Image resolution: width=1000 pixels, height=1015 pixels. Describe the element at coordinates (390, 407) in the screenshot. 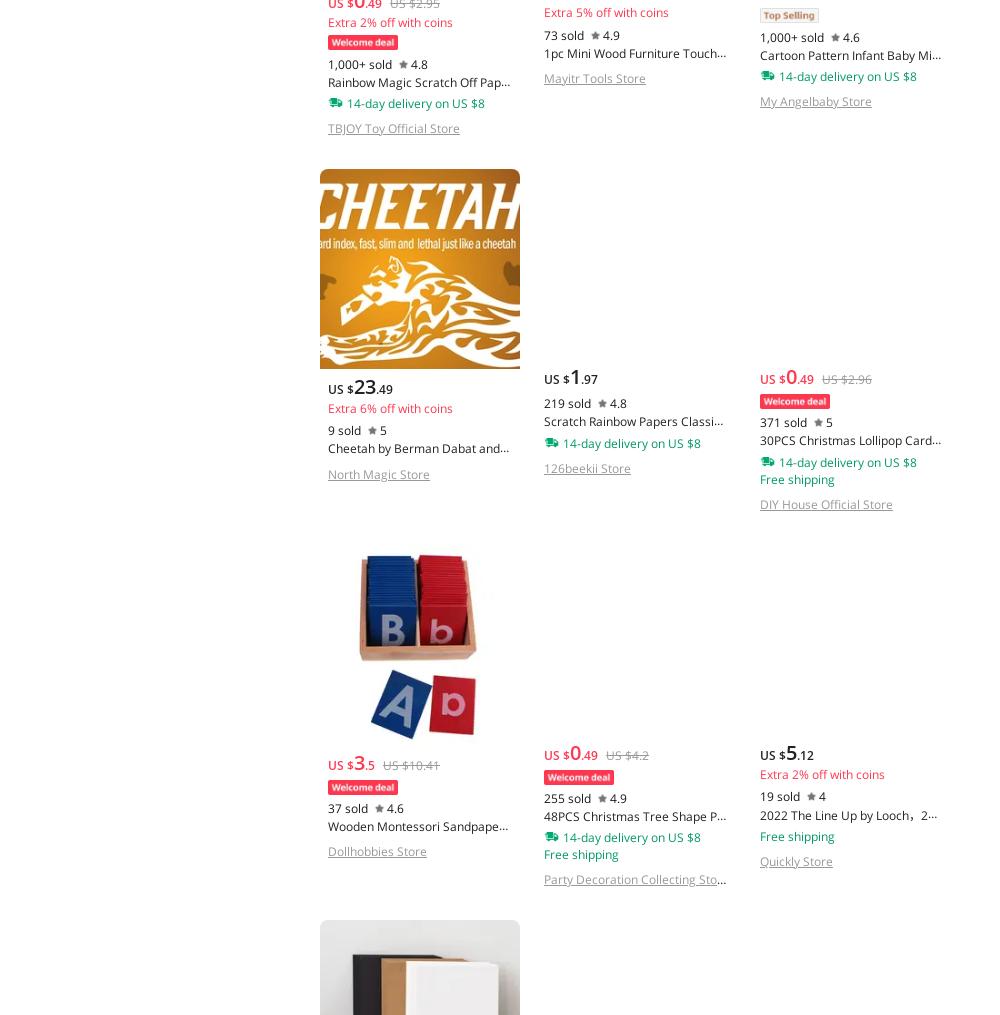

I see `'Extra 6% off with coins'` at that location.